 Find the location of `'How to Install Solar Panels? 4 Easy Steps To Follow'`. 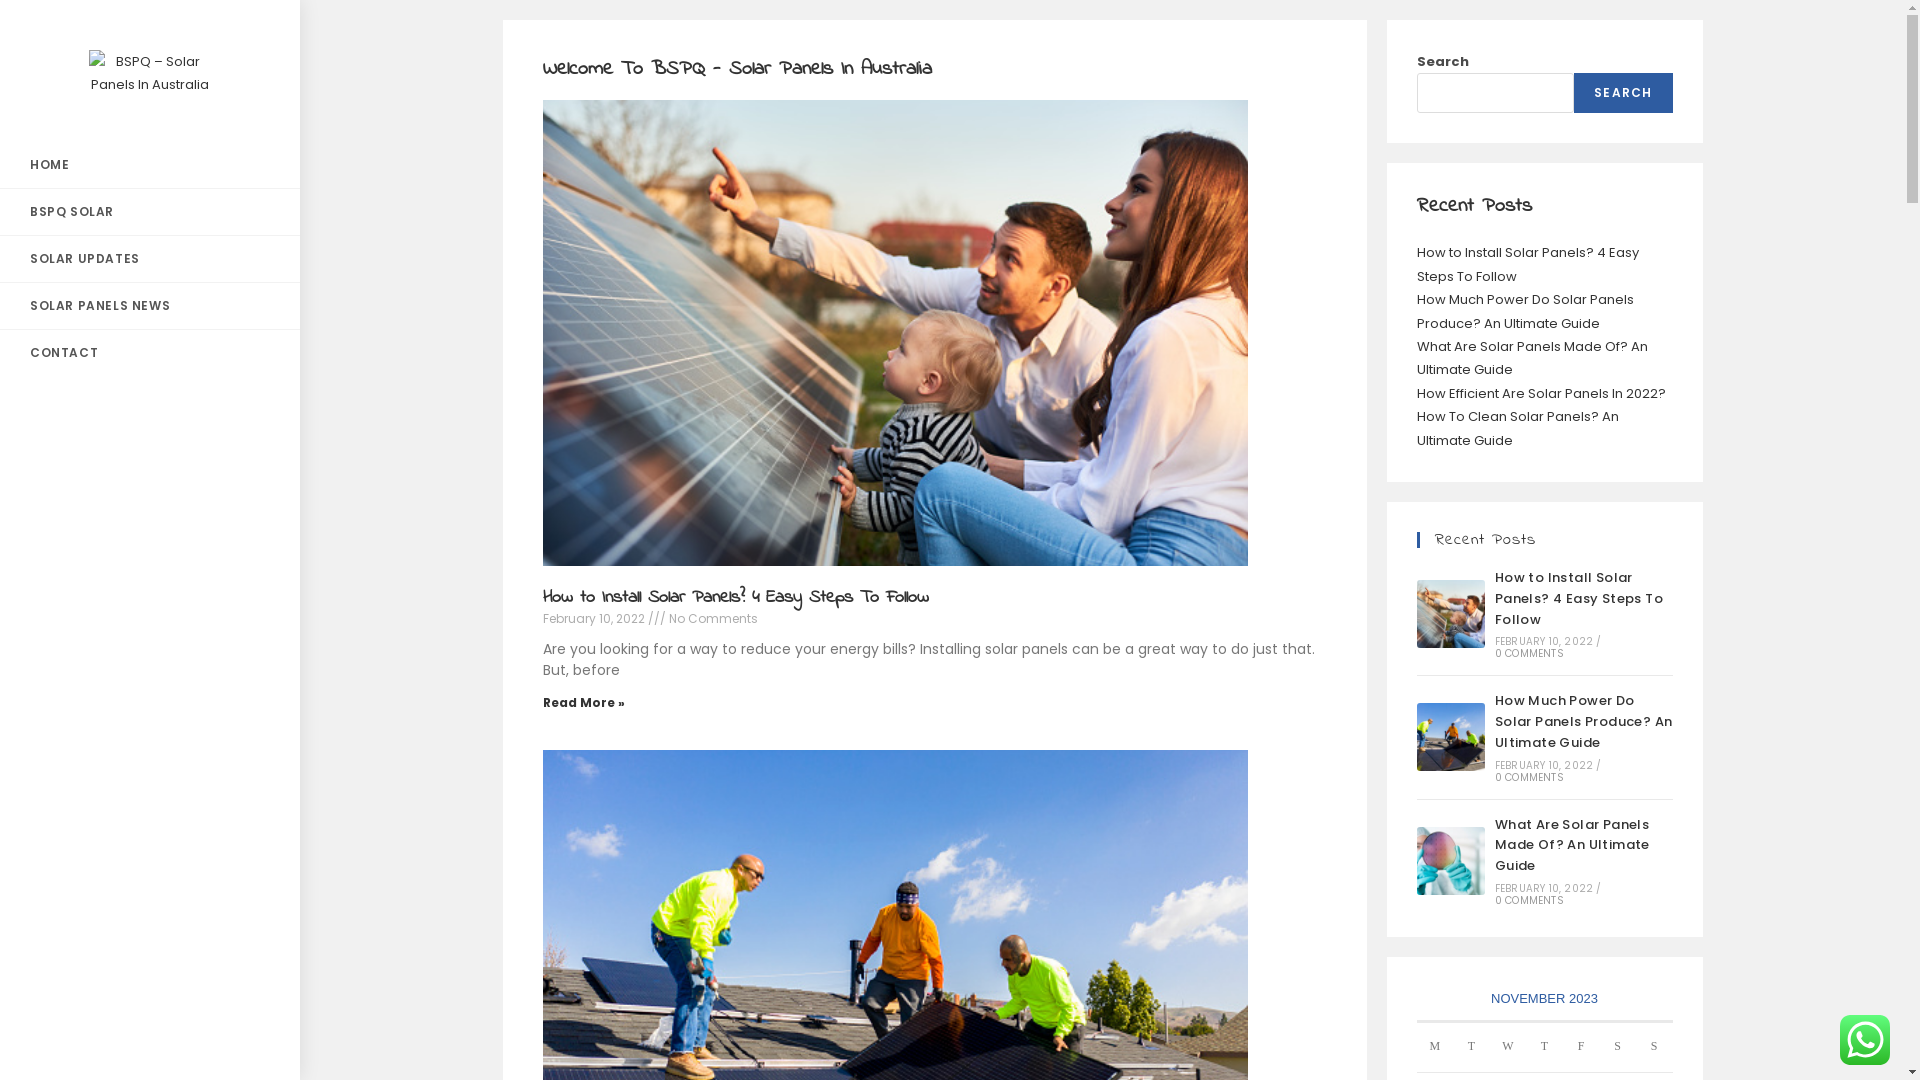

'How to Install Solar Panels? 4 Easy Steps To Follow' is located at coordinates (733, 596).